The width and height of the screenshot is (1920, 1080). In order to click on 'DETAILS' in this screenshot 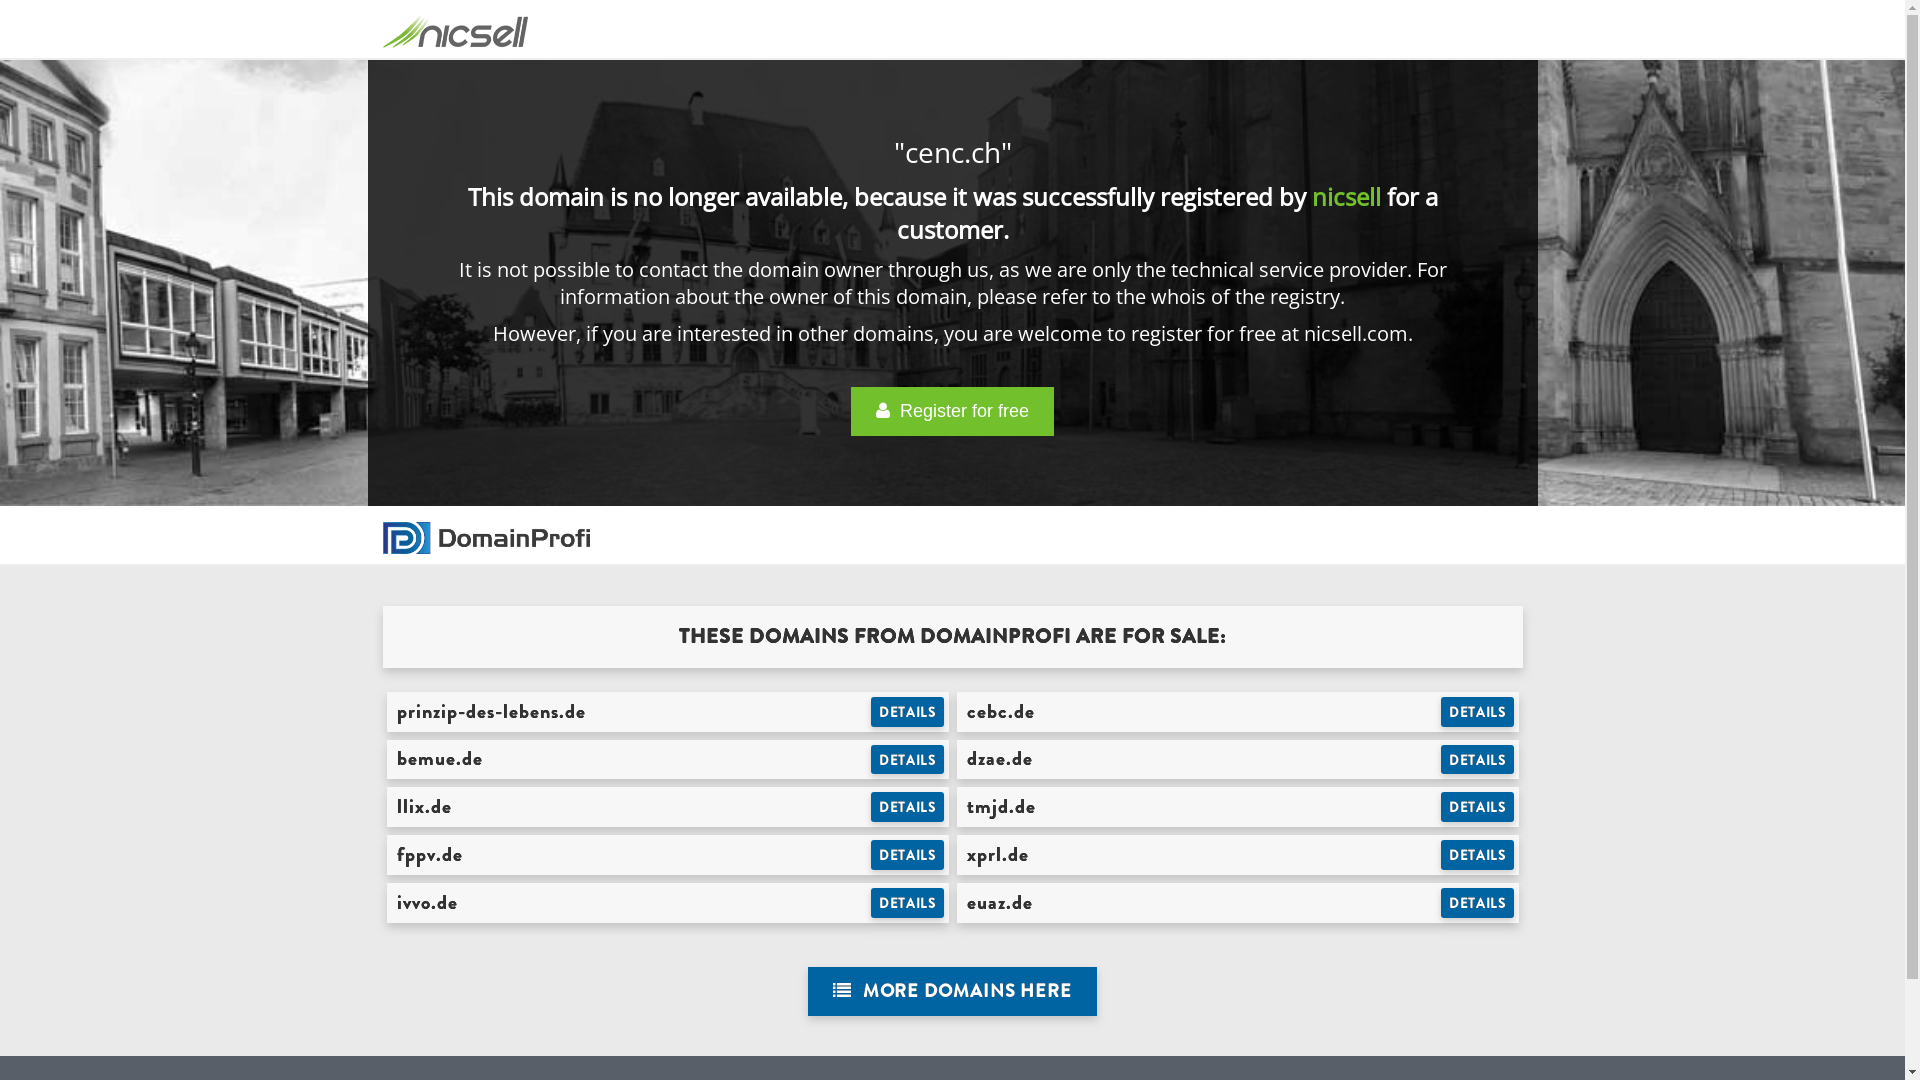, I will do `click(906, 855)`.